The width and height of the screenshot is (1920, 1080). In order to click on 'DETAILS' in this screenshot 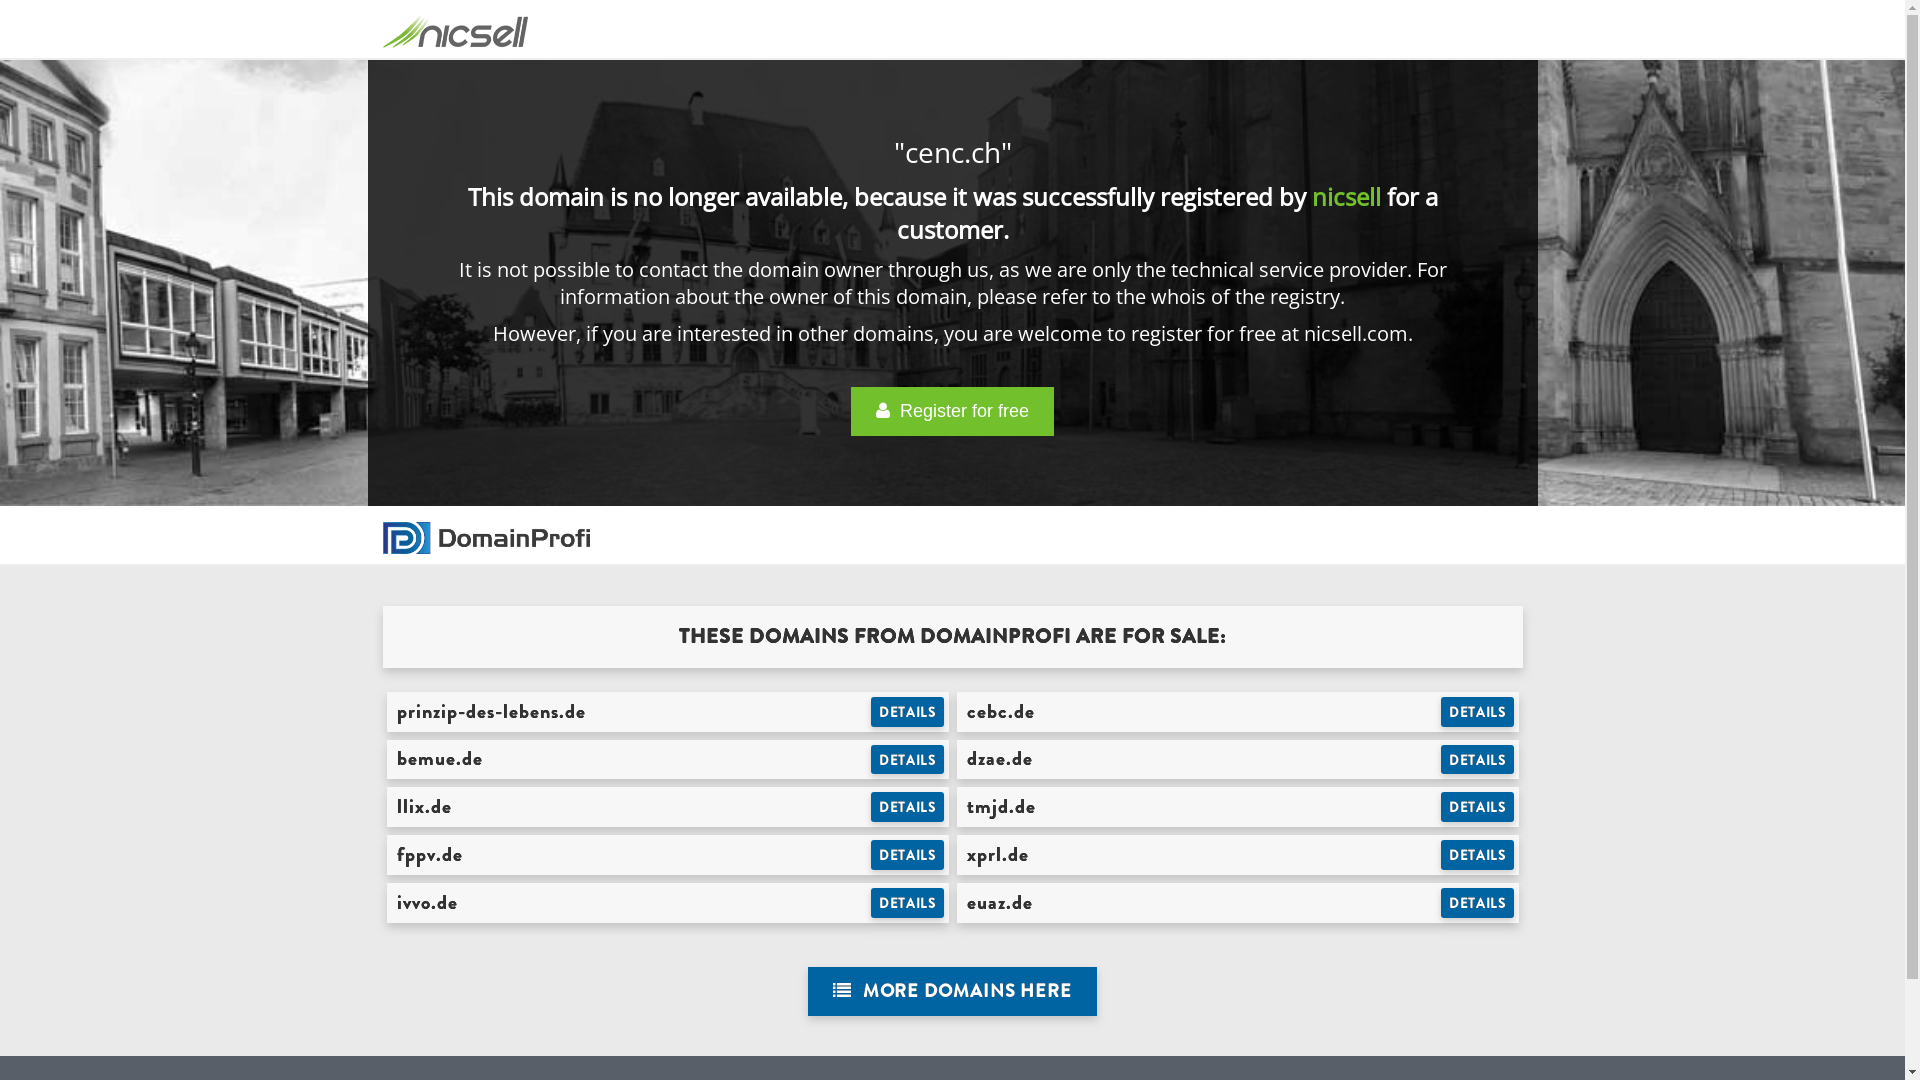, I will do `click(906, 855)`.